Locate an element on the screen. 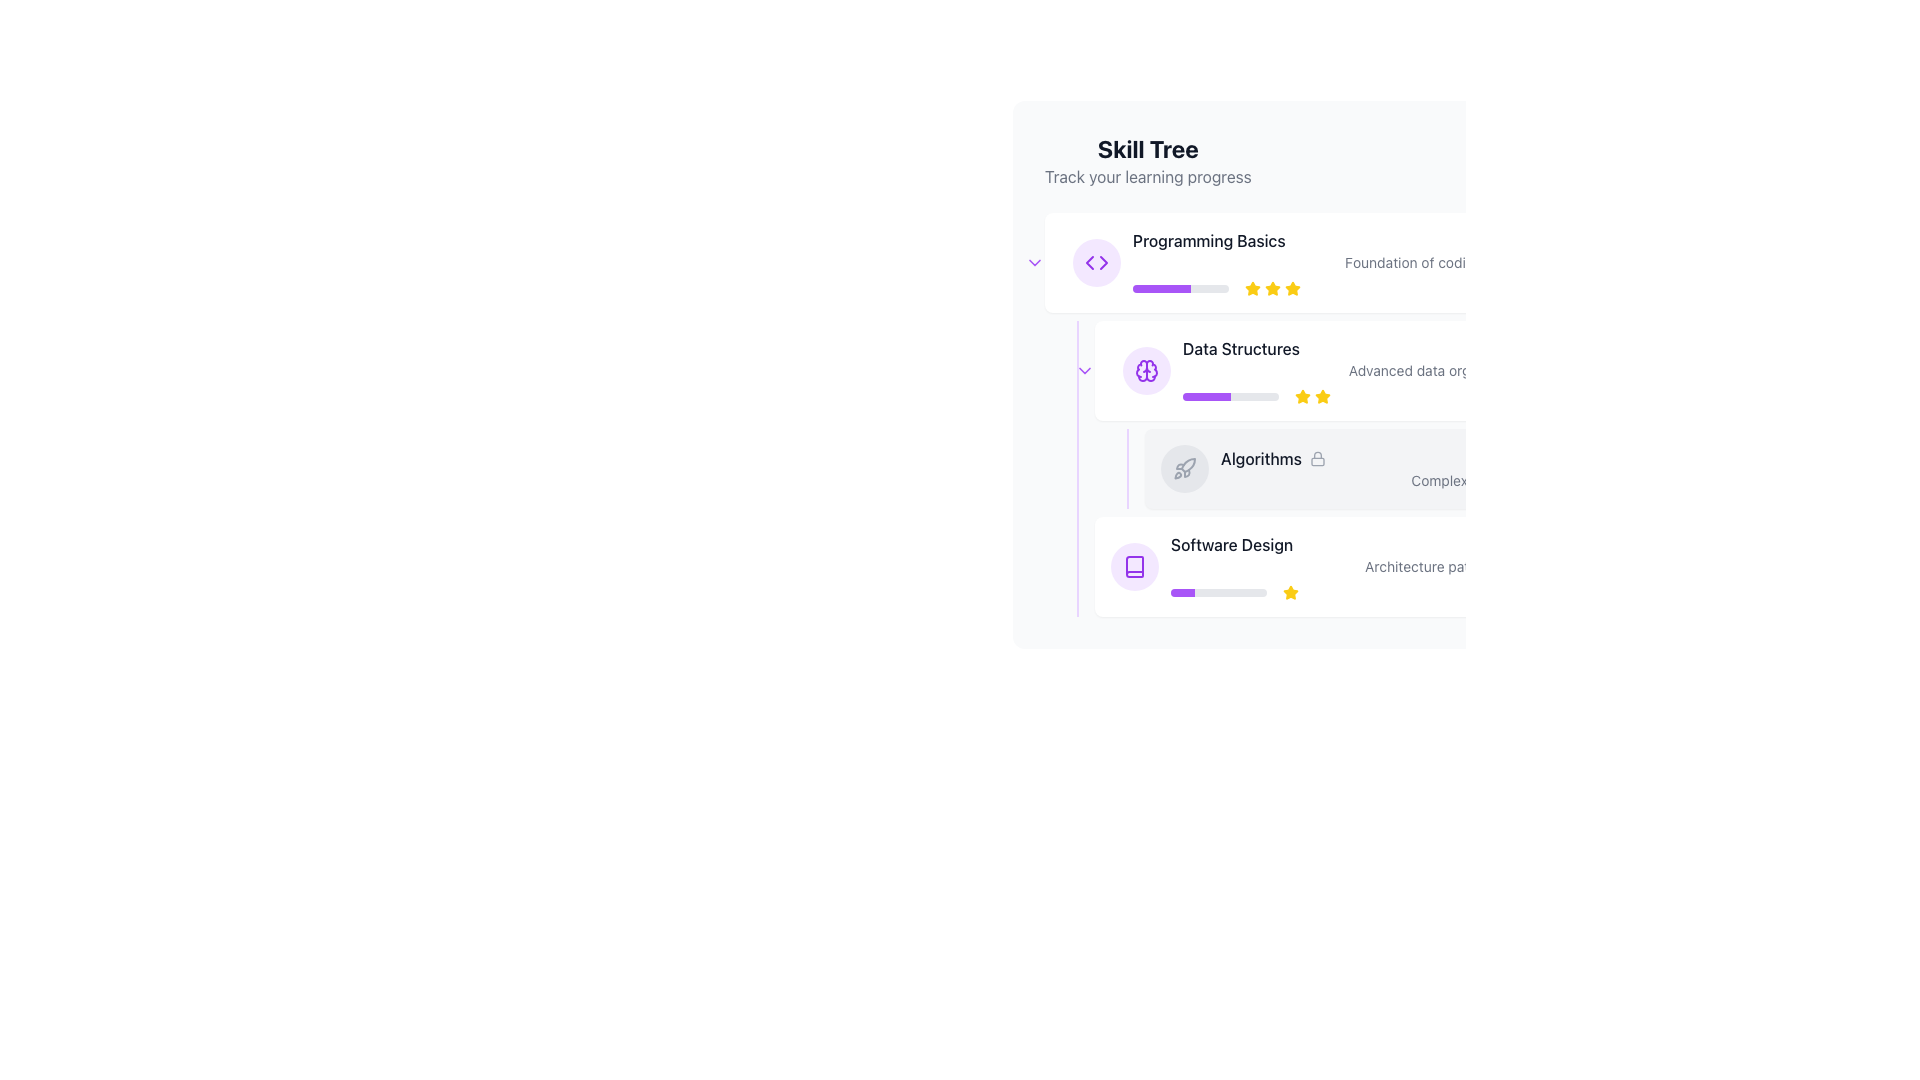  the book icon with purple outlines located in the 'Software Design' section of the 'Skill Tree' hierarchy is located at coordinates (1134, 567).